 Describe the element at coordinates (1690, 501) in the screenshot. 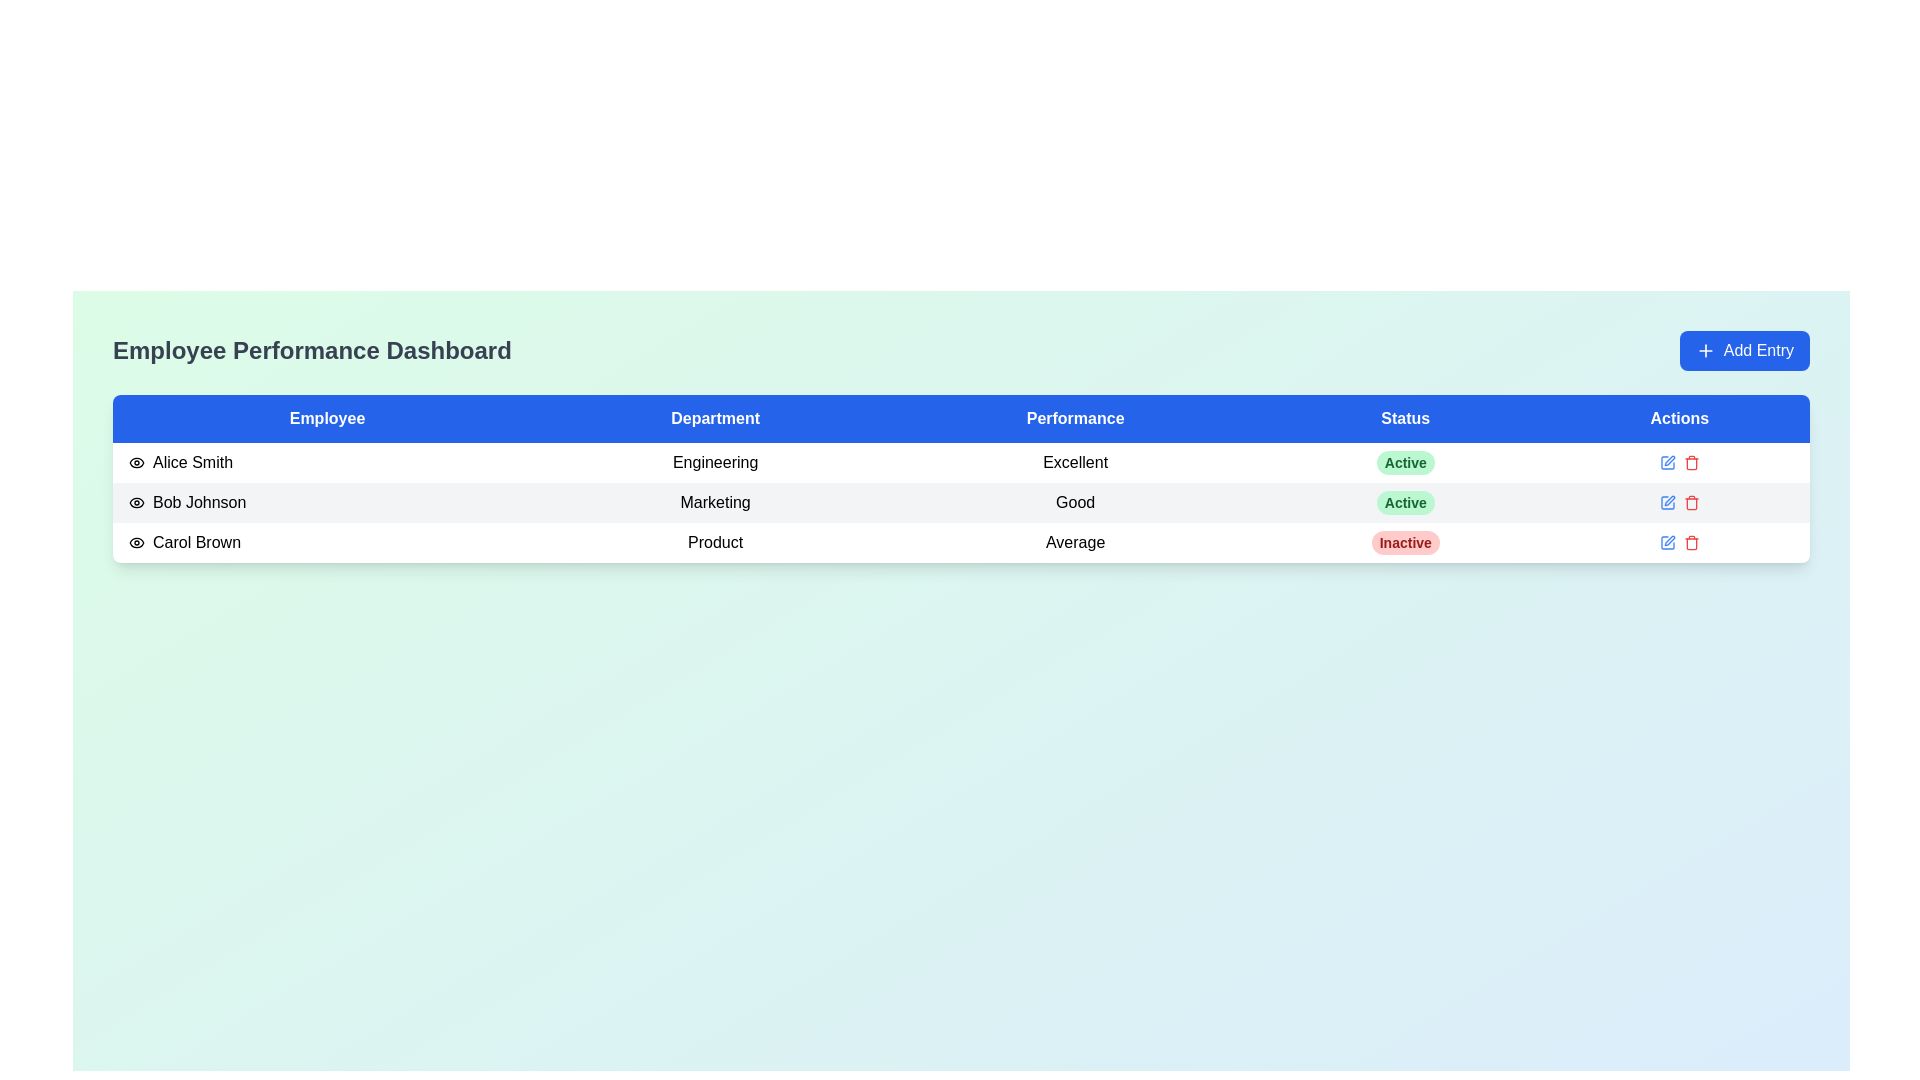

I see `the trash can icon` at that location.